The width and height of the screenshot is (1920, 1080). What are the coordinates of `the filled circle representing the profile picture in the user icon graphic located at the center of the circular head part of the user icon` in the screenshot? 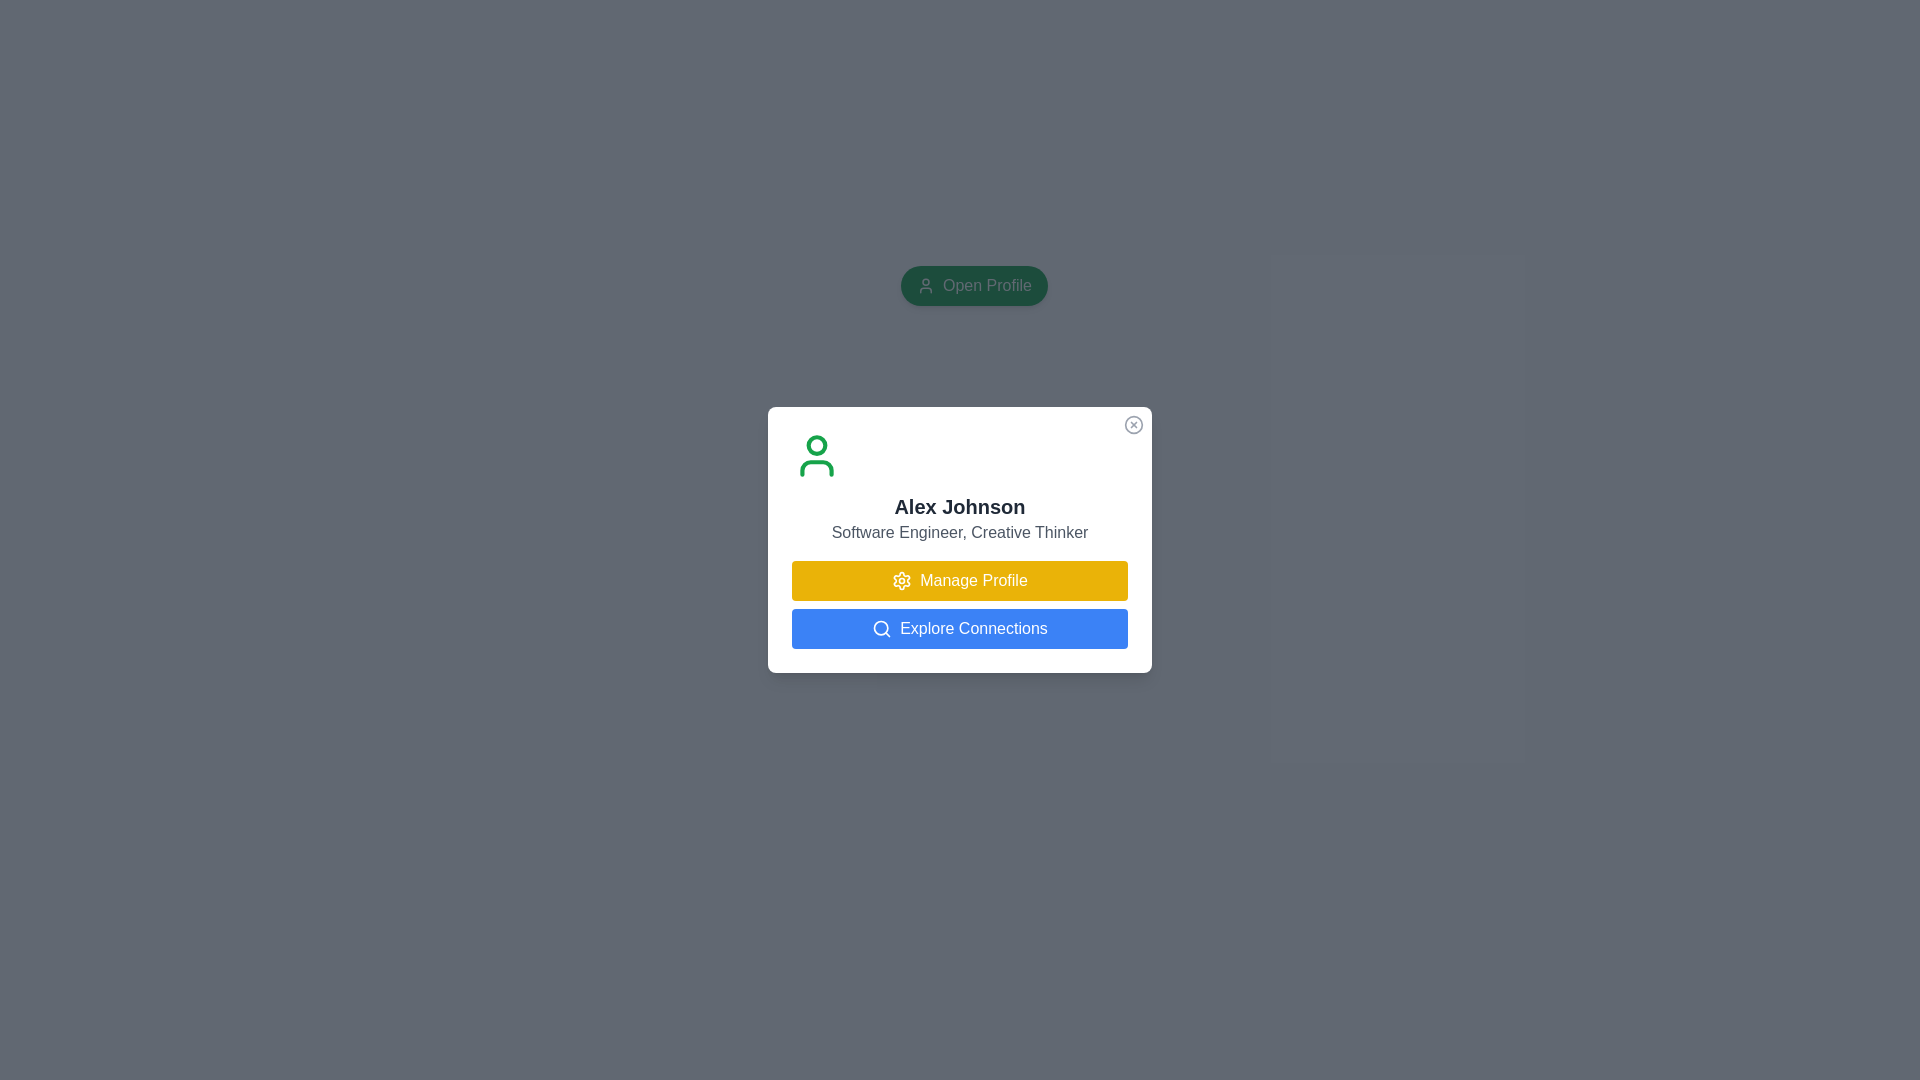 It's located at (816, 443).